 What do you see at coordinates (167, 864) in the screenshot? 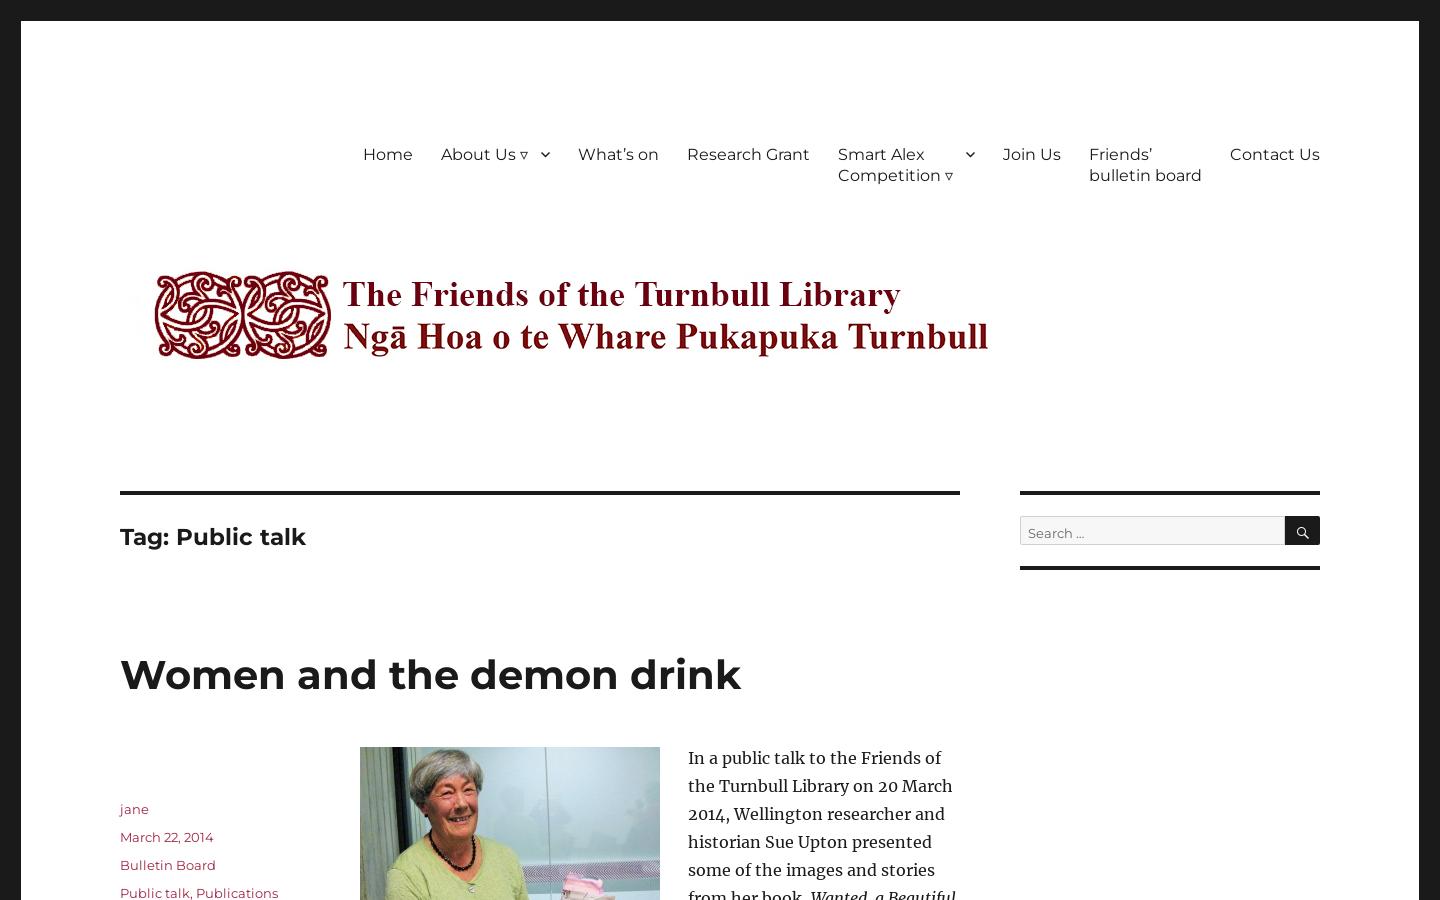
I see `'Bulletin Board'` at bounding box center [167, 864].